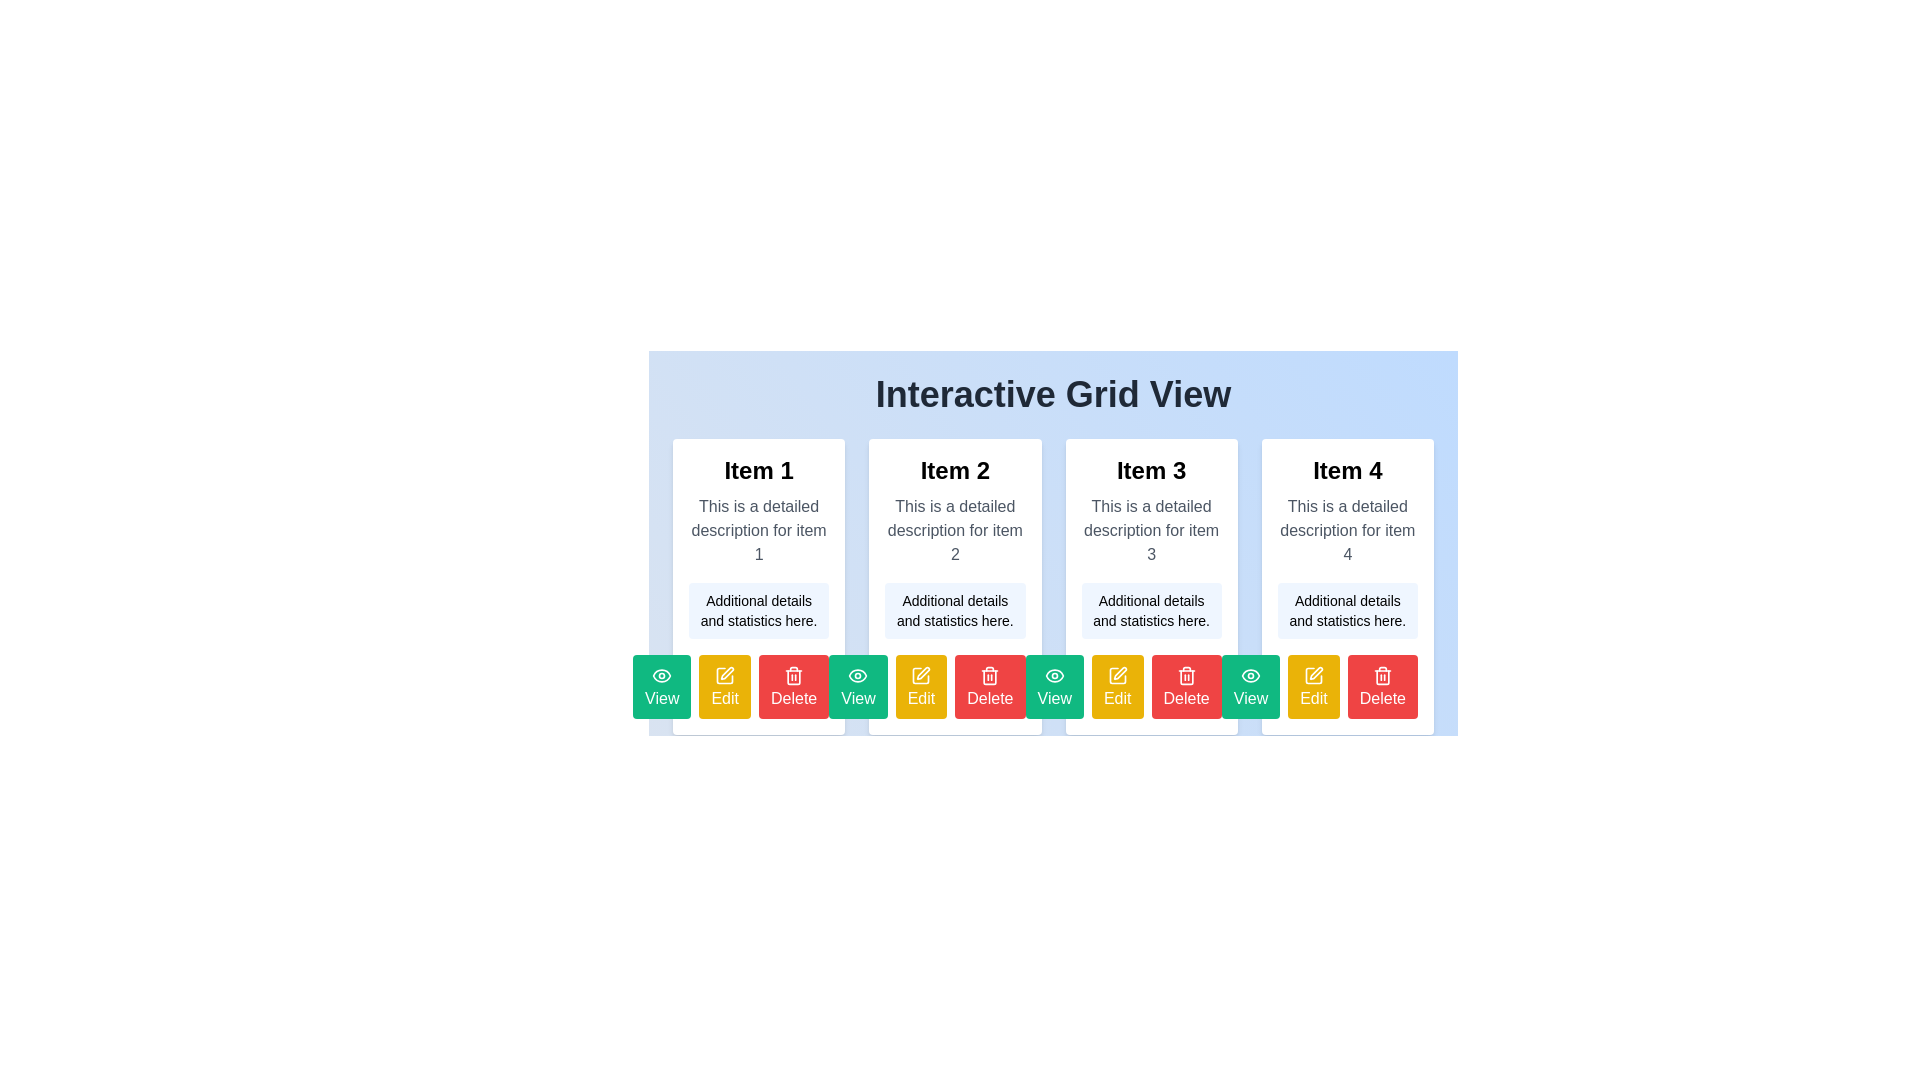 The image size is (1920, 1080). What do you see at coordinates (662, 685) in the screenshot?
I see `the first button from the left in the 'View Edit Delete' button group under 'Item 1'` at bounding box center [662, 685].